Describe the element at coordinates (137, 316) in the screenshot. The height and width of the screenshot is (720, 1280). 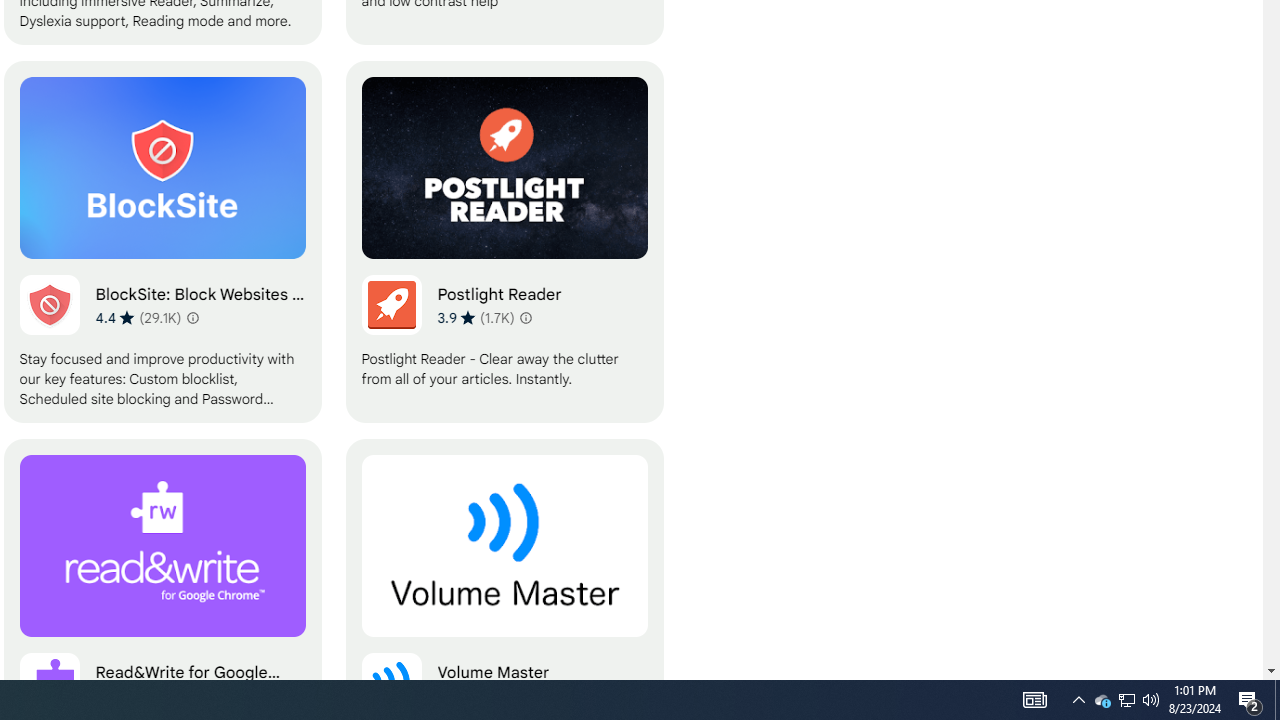
I see `'Average rating 4.4 out of 5 stars. 29.1K ratings.'` at that location.